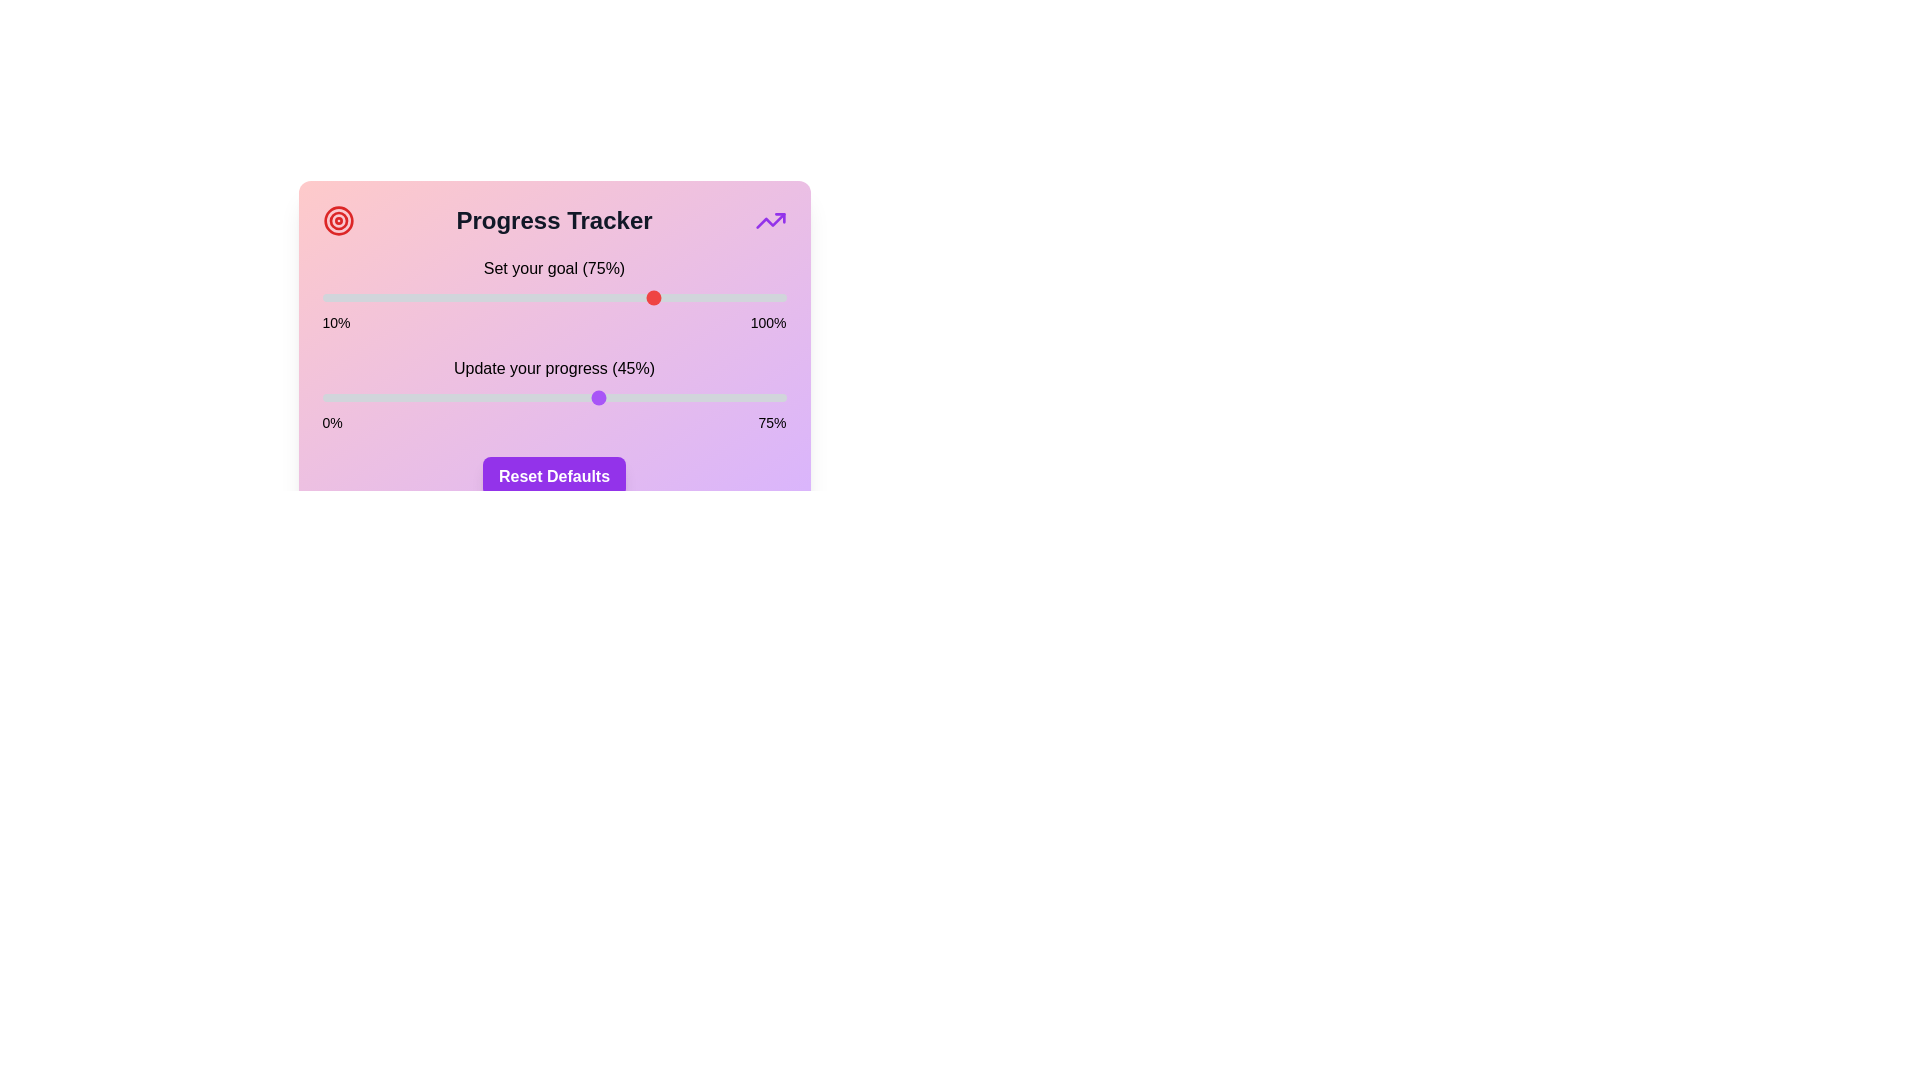  I want to click on the 'Update your progress' slider to set the progress to 13%, so click(402, 397).